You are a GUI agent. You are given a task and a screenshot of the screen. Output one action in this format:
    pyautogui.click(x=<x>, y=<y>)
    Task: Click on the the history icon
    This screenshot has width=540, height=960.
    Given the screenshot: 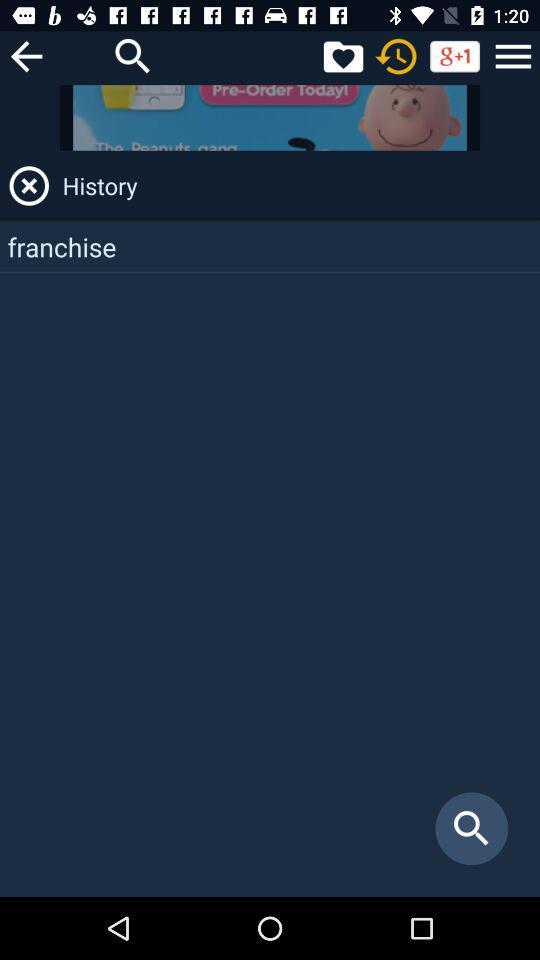 What is the action you would take?
    pyautogui.click(x=396, y=55)
    